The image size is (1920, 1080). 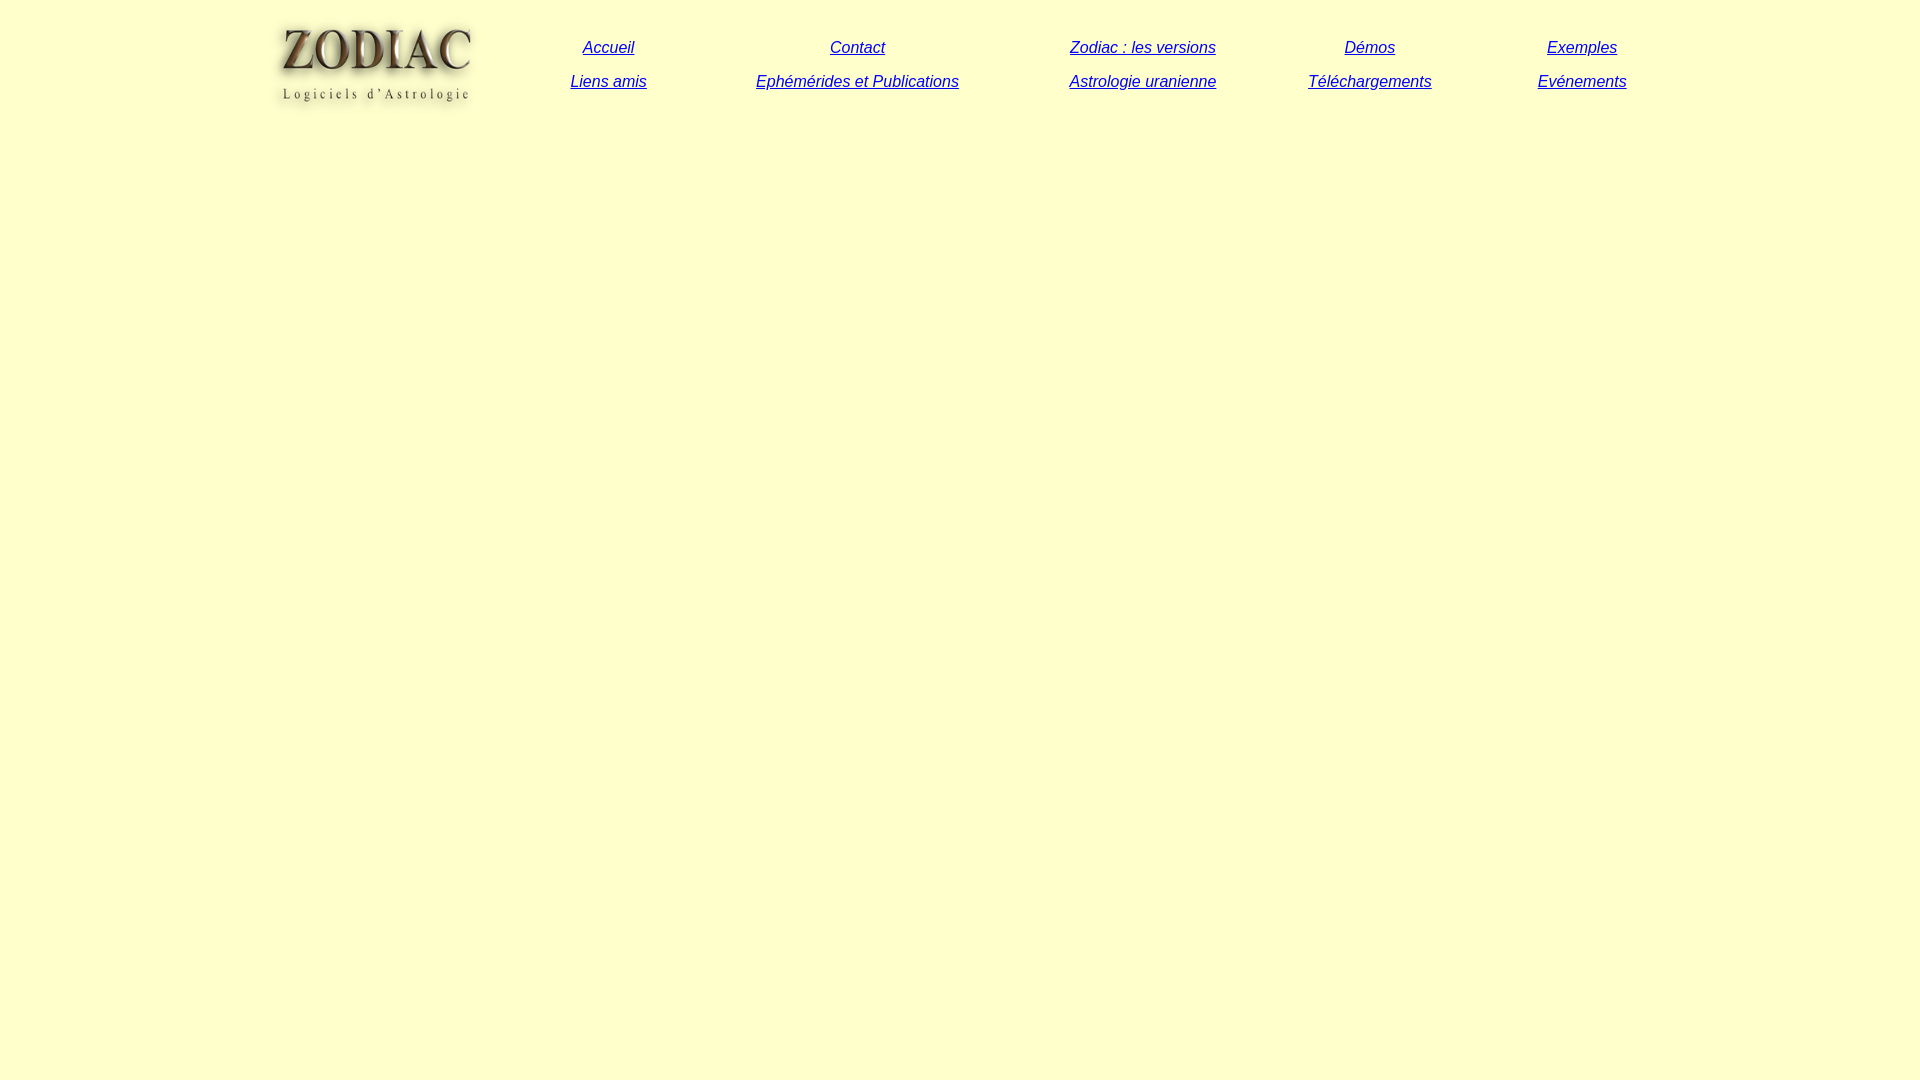 I want to click on 'Zodiac : les versions', so click(x=1142, y=45).